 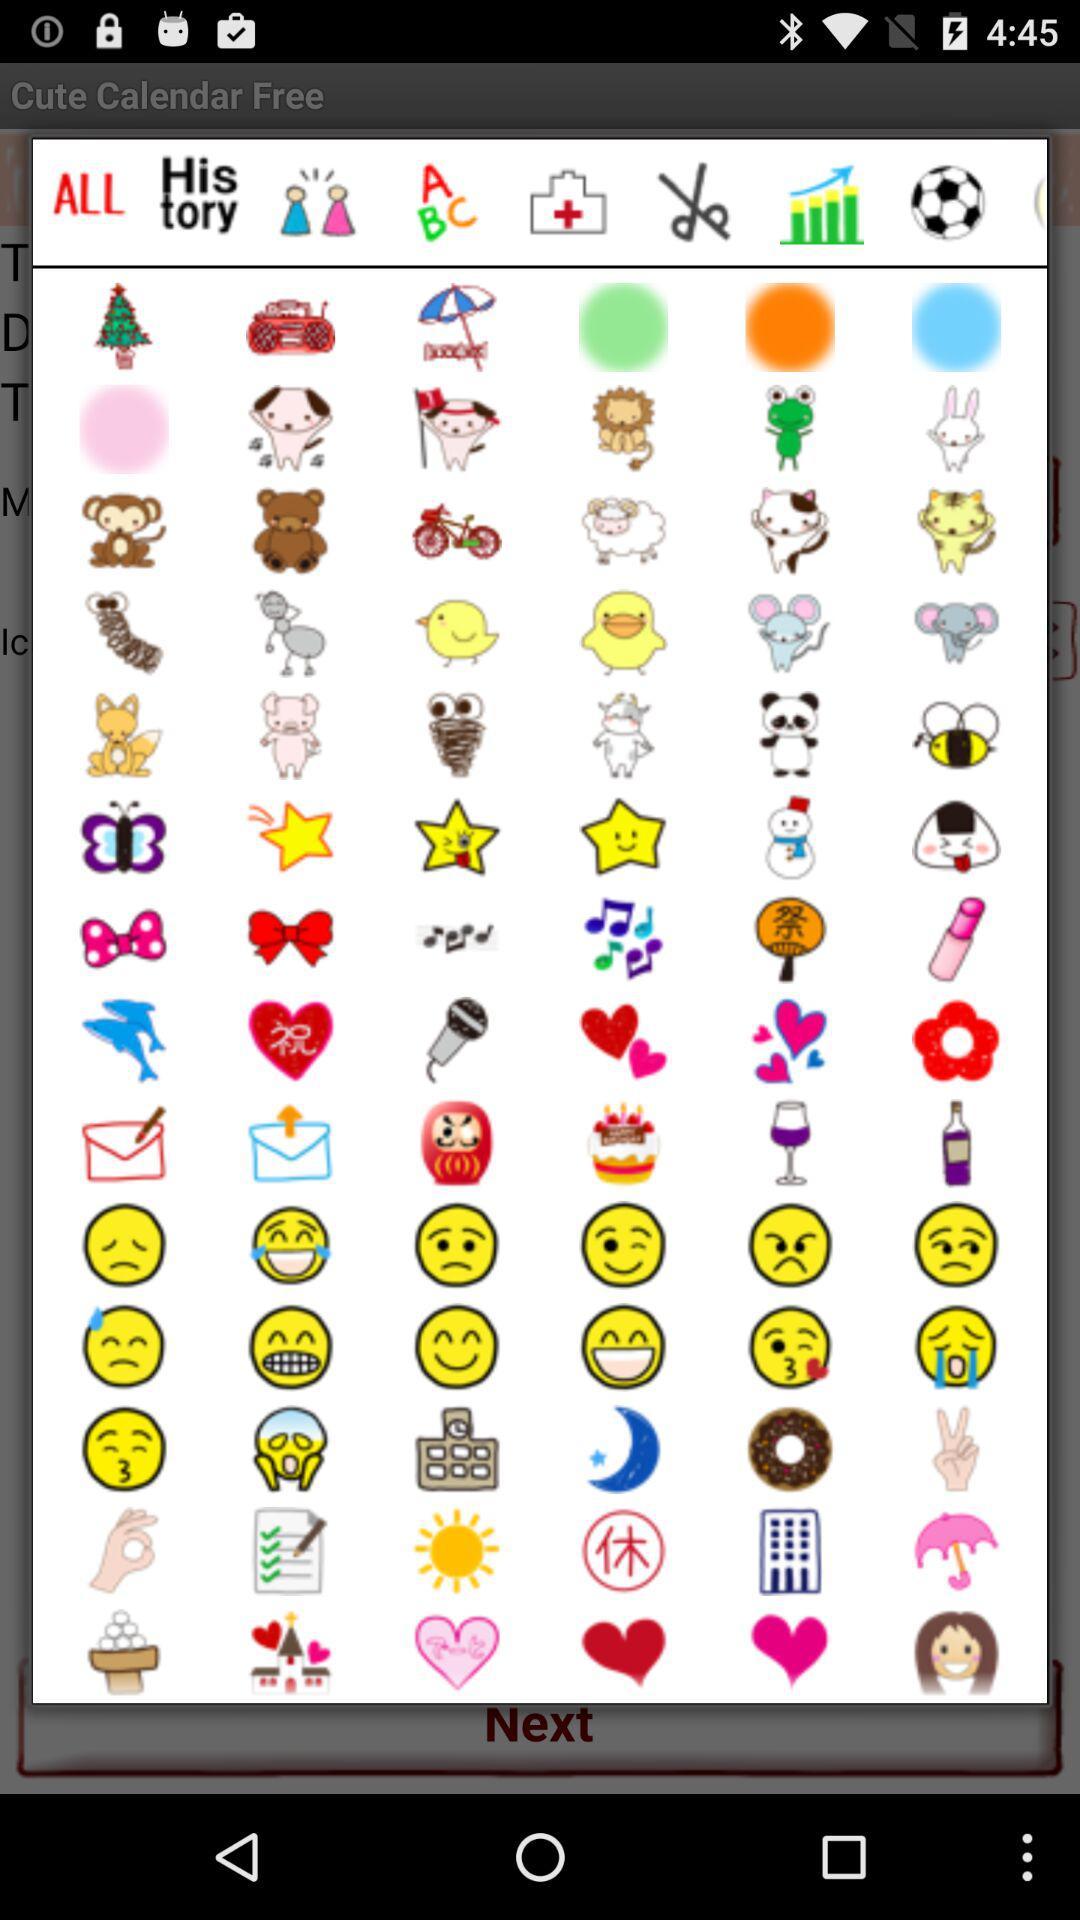 What do you see at coordinates (570, 202) in the screenshot?
I see `choose symbol` at bounding box center [570, 202].